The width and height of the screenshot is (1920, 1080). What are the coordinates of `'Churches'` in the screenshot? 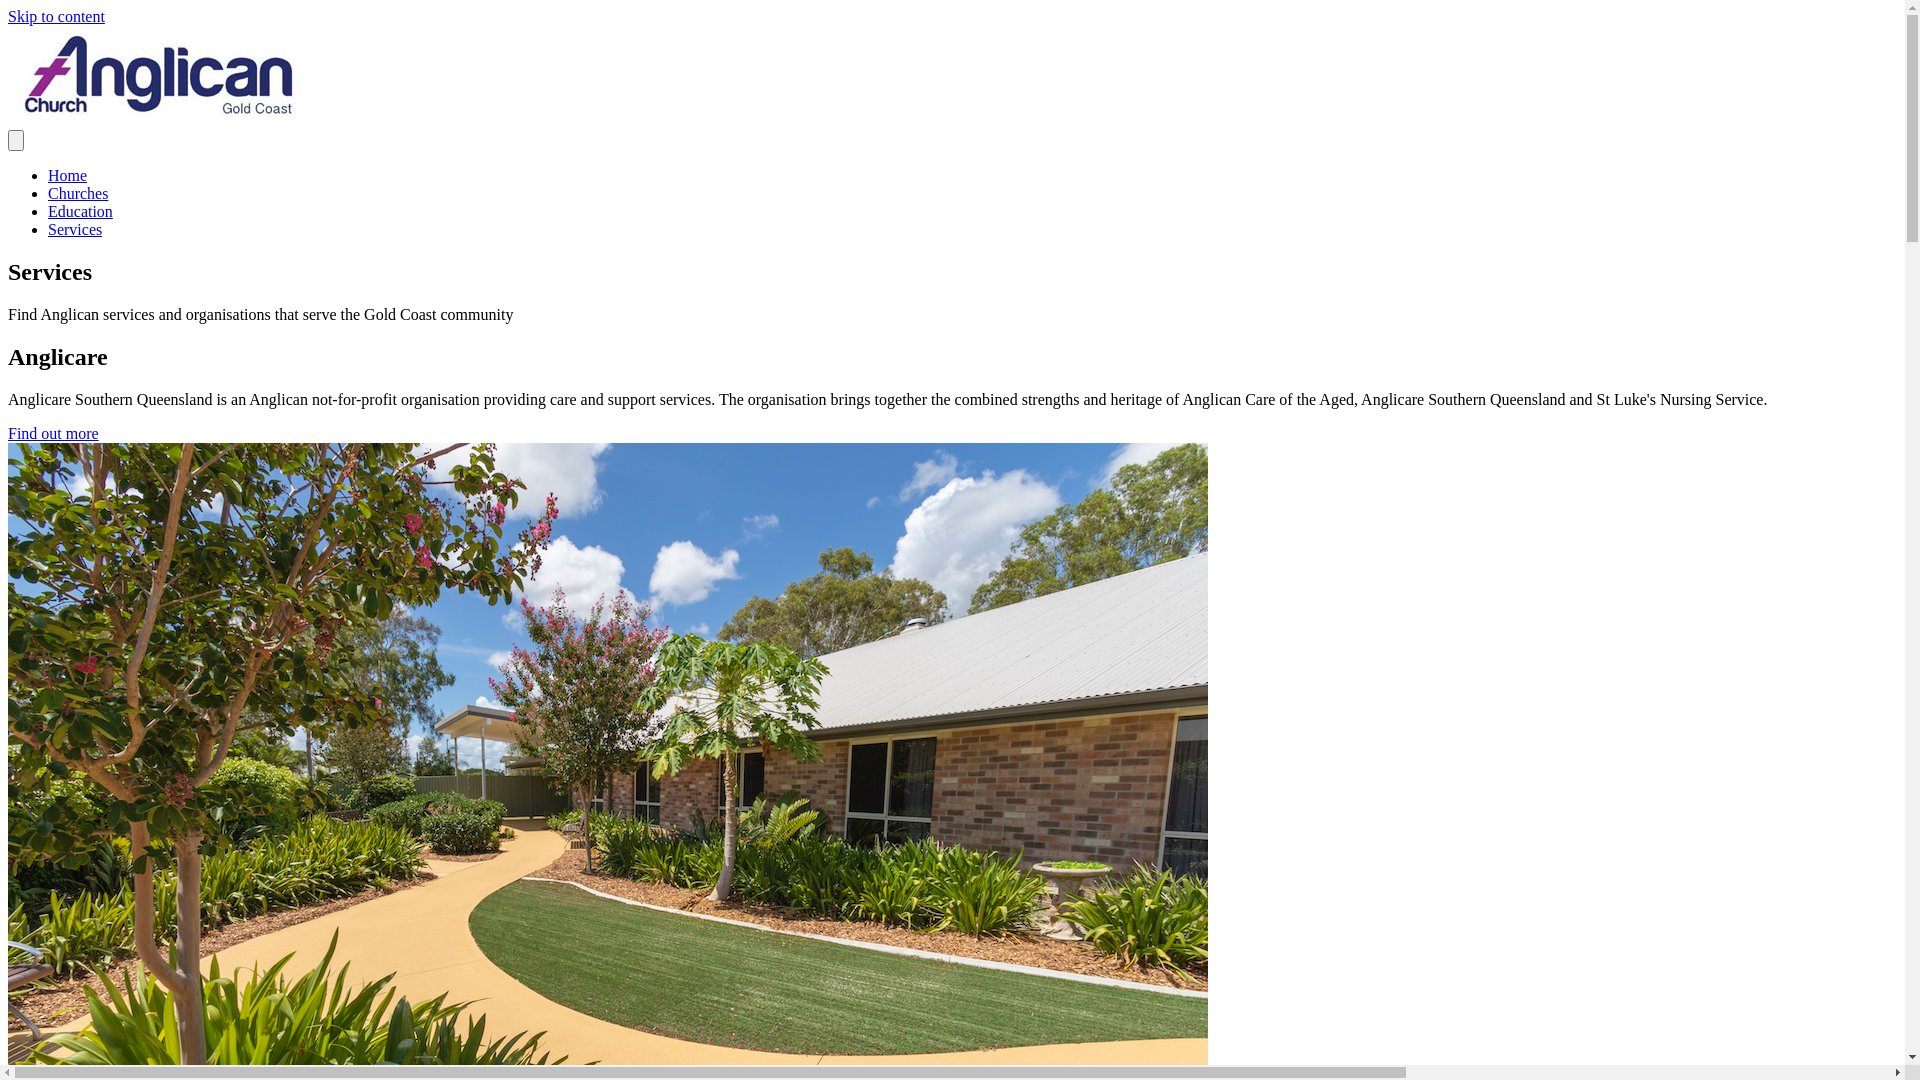 It's located at (77, 193).